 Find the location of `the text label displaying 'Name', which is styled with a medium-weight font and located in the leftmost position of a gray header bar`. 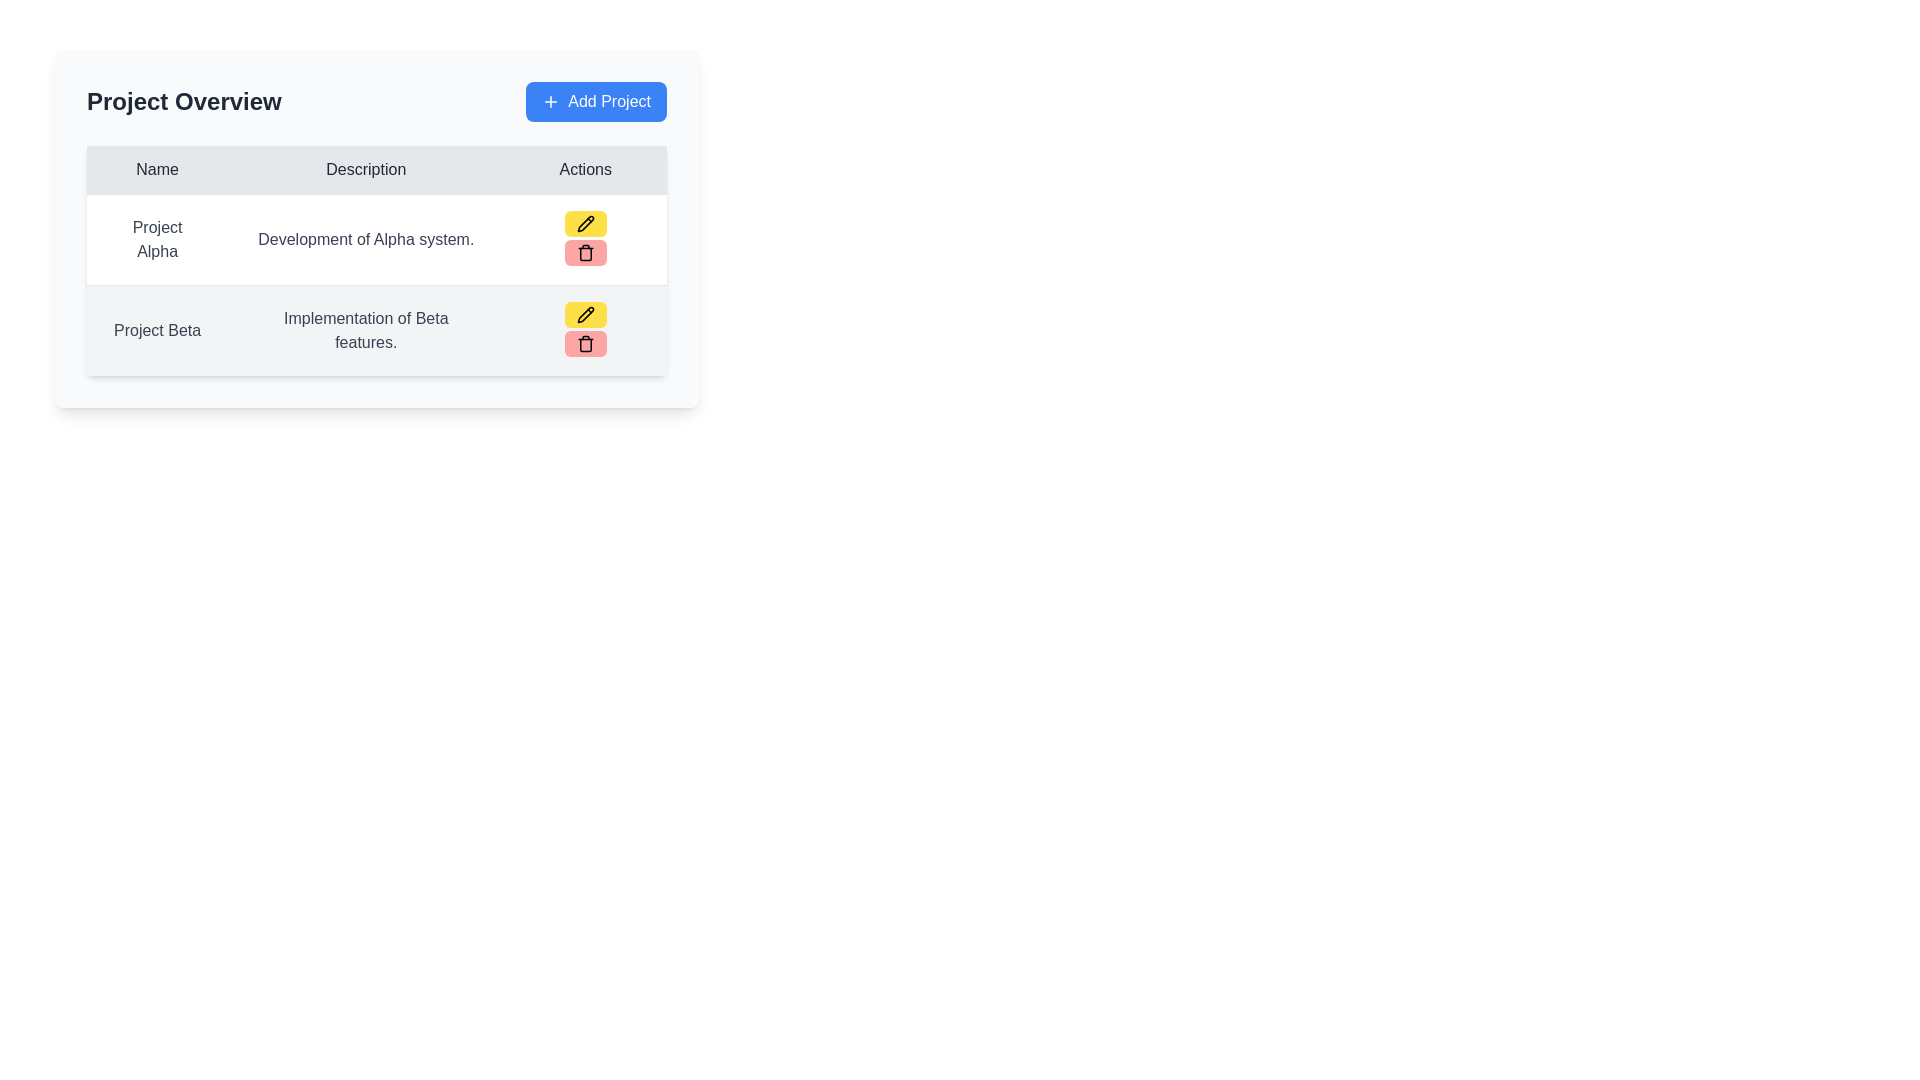

the text label displaying 'Name', which is styled with a medium-weight font and located in the leftmost position of a gray header bar is located at coordinates (156, 169).